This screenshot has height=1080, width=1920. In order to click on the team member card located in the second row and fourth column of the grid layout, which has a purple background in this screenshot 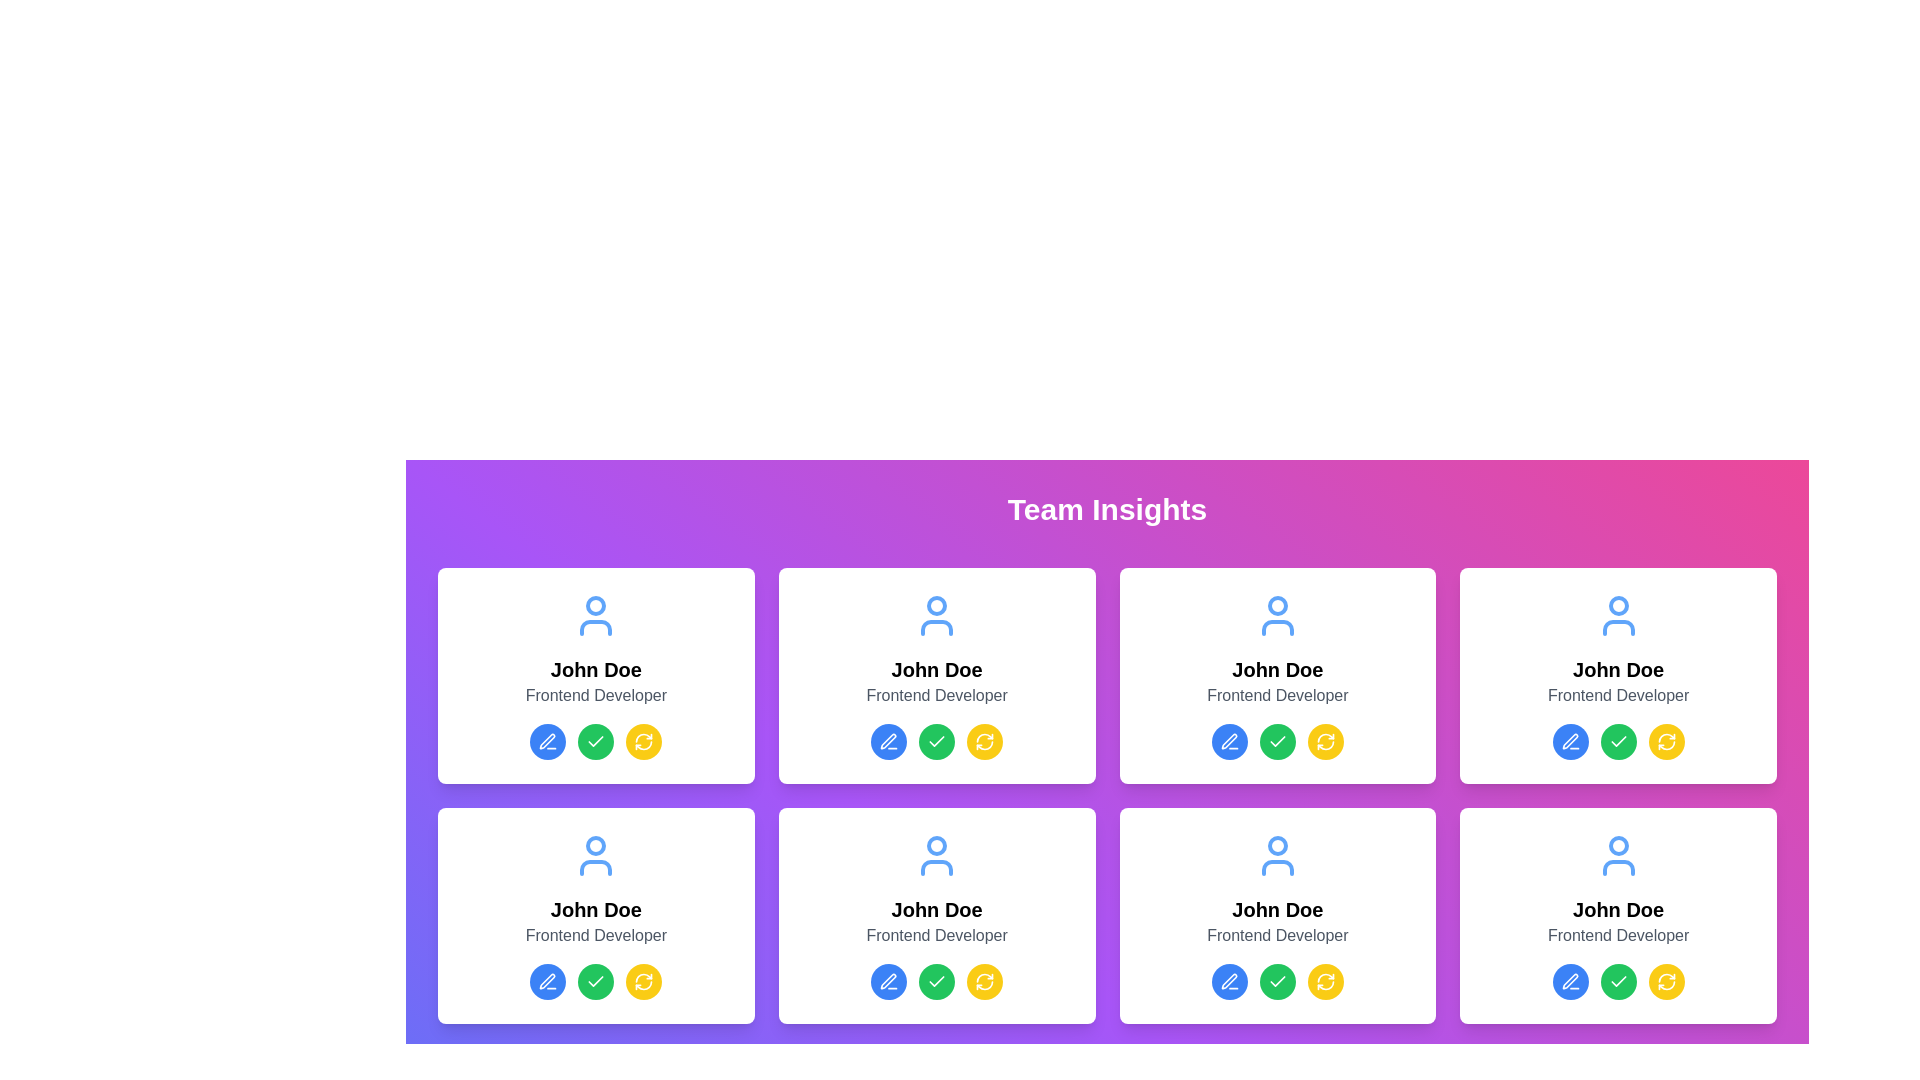, I will do `click(1276, 915)`.